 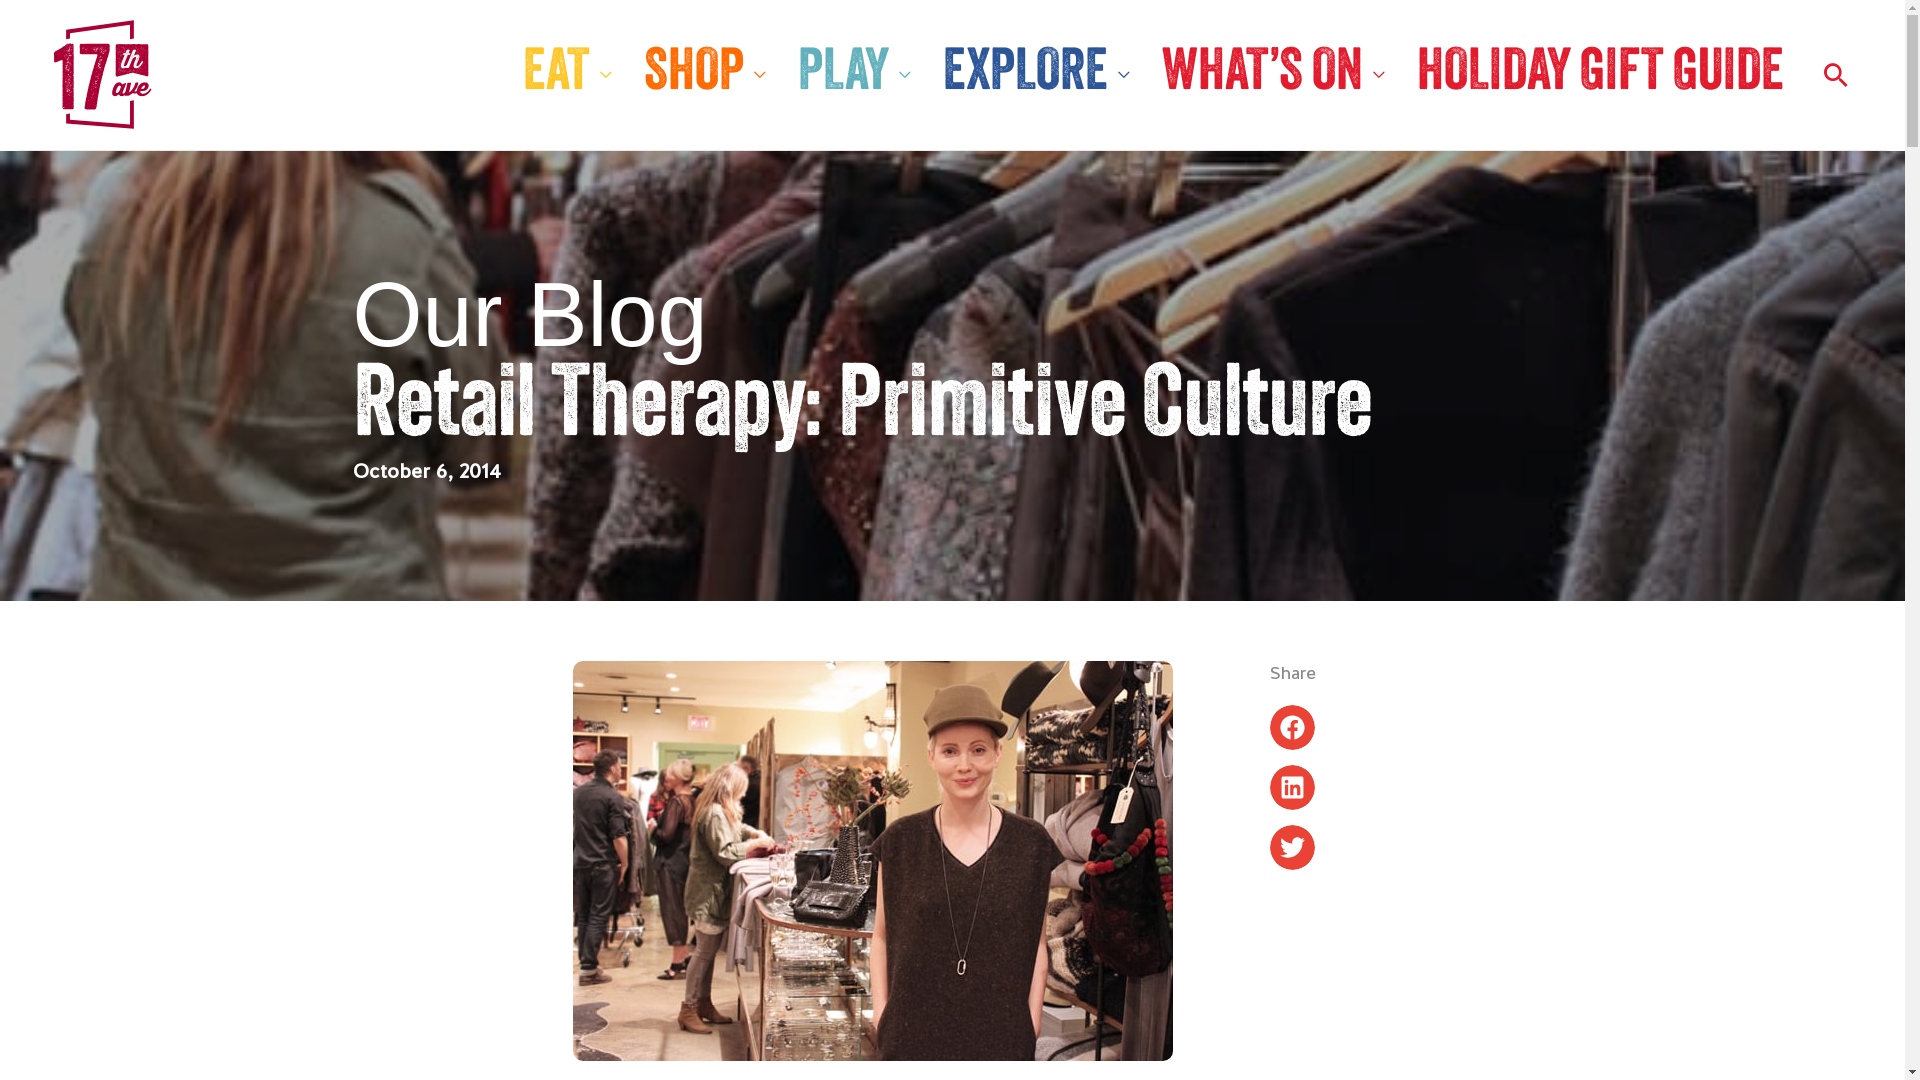 I want to click on 'EXPLORE', so click(x=1036, y=73).